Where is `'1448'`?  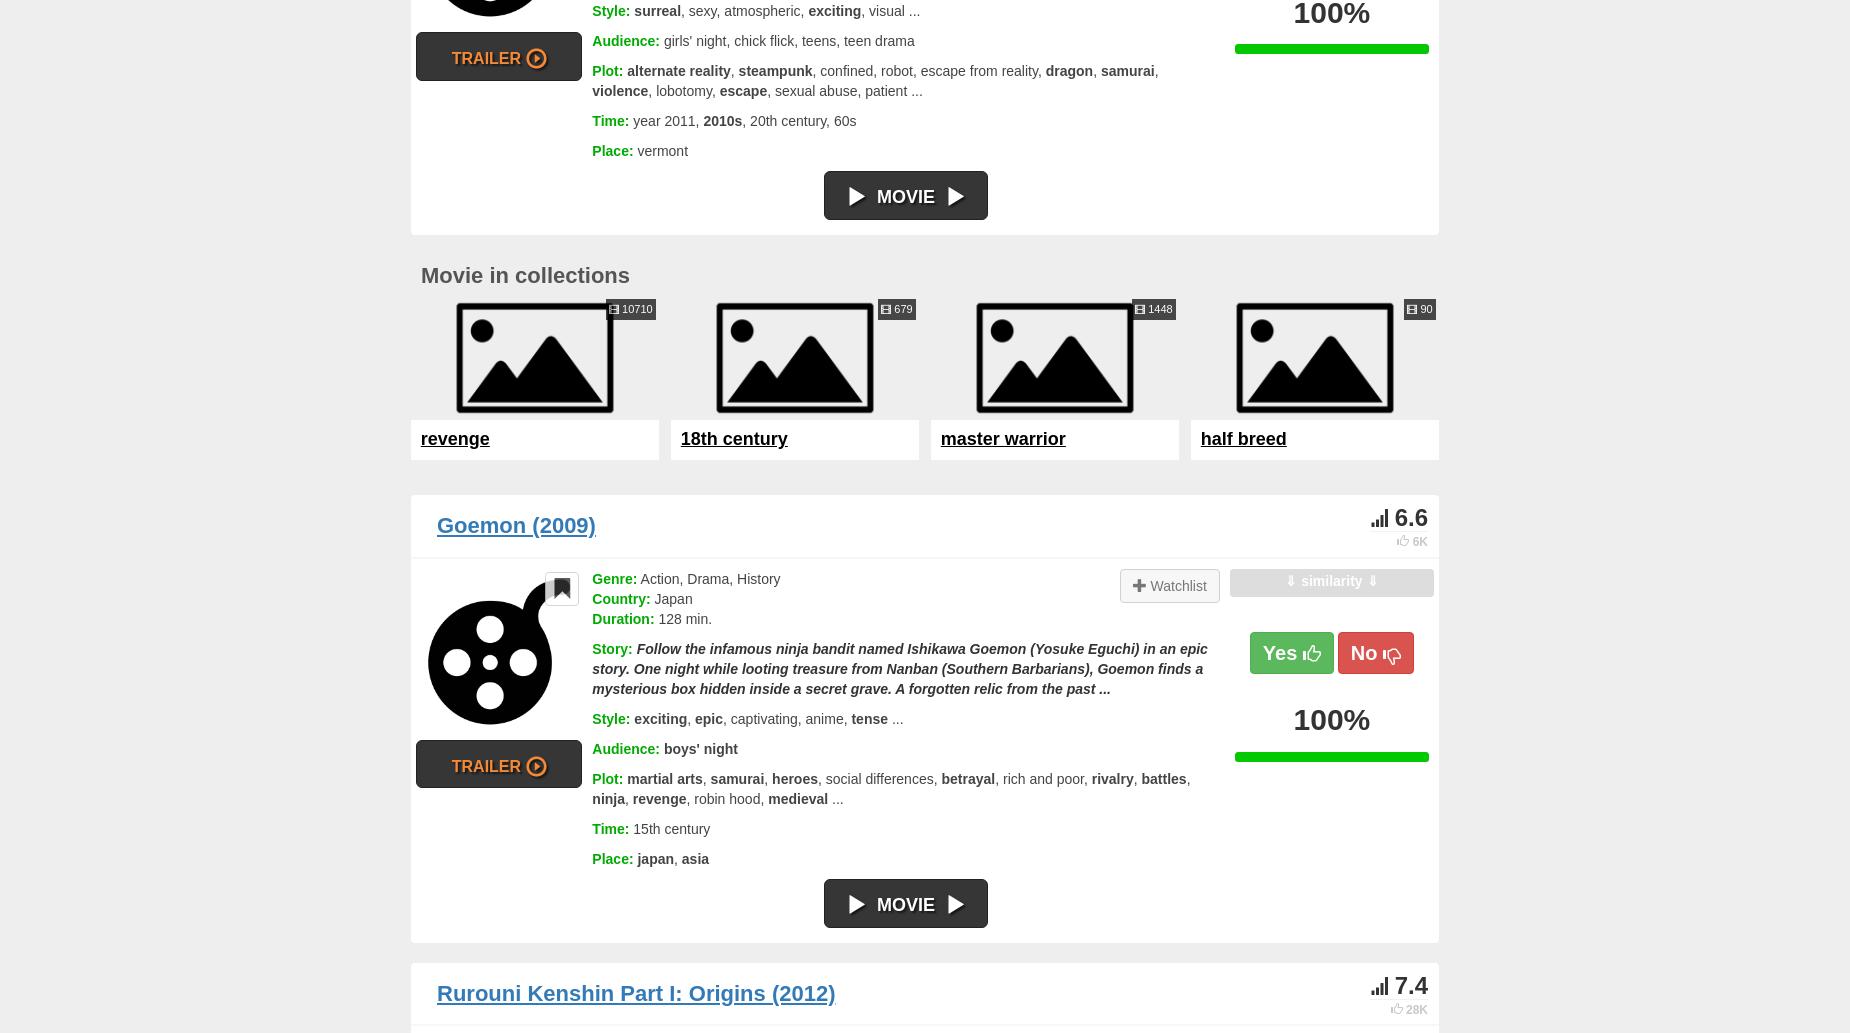 '1448' is located at coordinates (1157, 307).